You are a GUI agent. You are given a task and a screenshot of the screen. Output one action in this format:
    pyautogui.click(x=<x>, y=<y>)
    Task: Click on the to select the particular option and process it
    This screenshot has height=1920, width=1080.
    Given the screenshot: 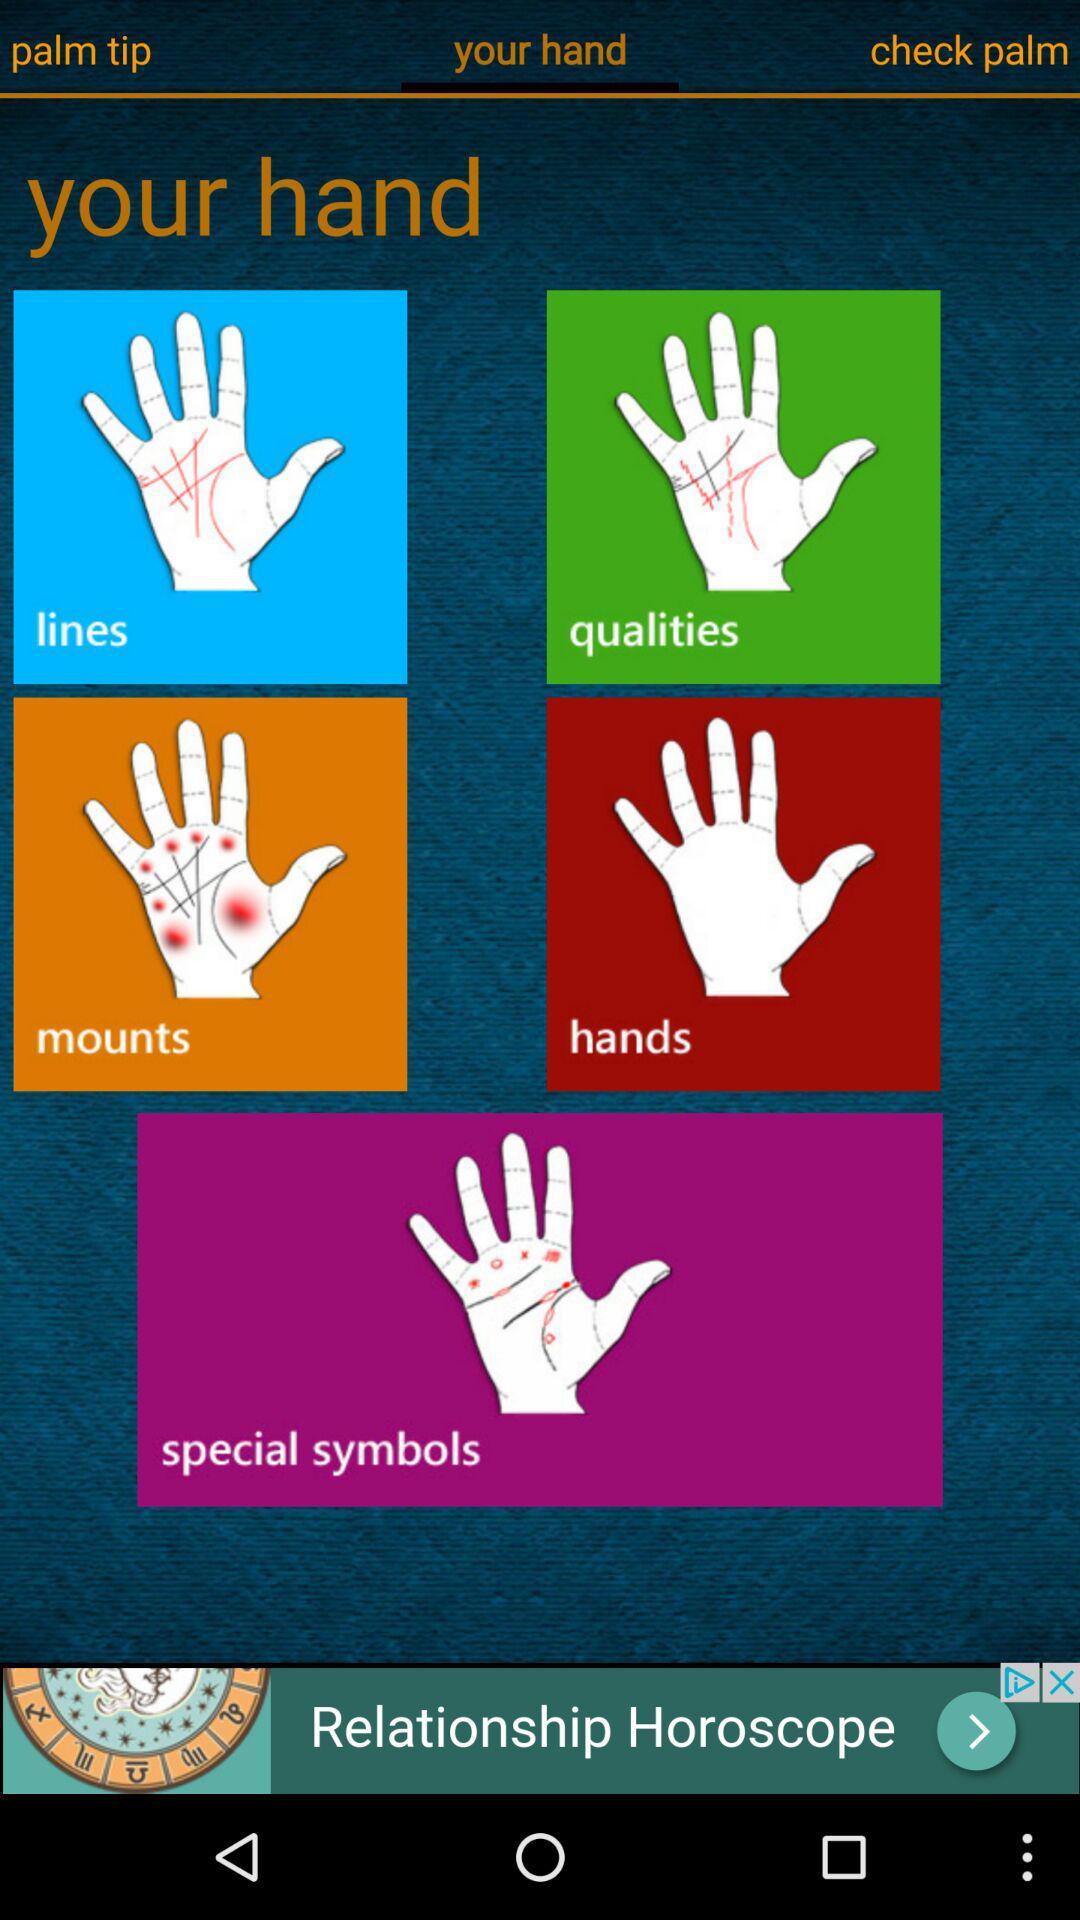 What is the action you would take?
    pyautogui.click(x=210, y=893)
    